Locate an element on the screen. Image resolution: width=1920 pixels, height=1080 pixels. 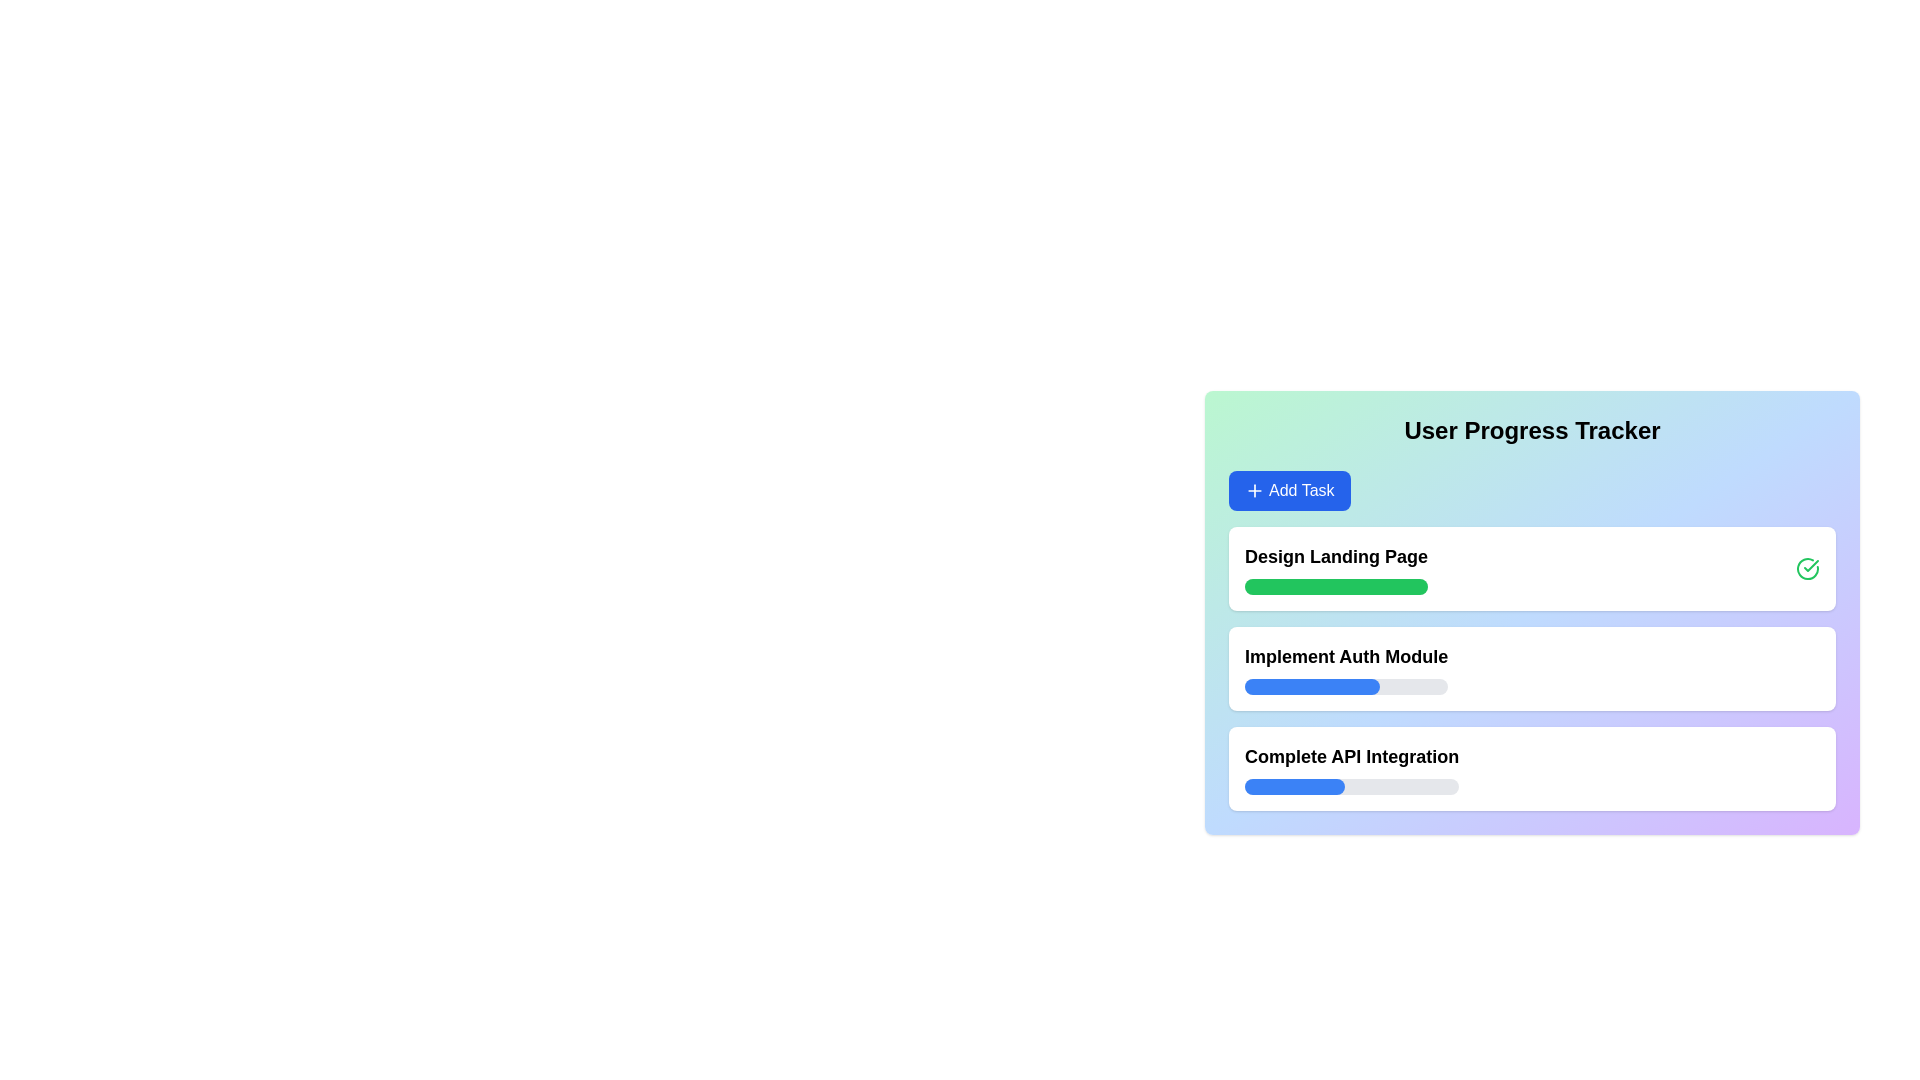
text label displaying the title 'Complete API Integration' located in the third section of the progress tracker interface, which is positioned above the progress bar is located at coordinates (1352, 756).